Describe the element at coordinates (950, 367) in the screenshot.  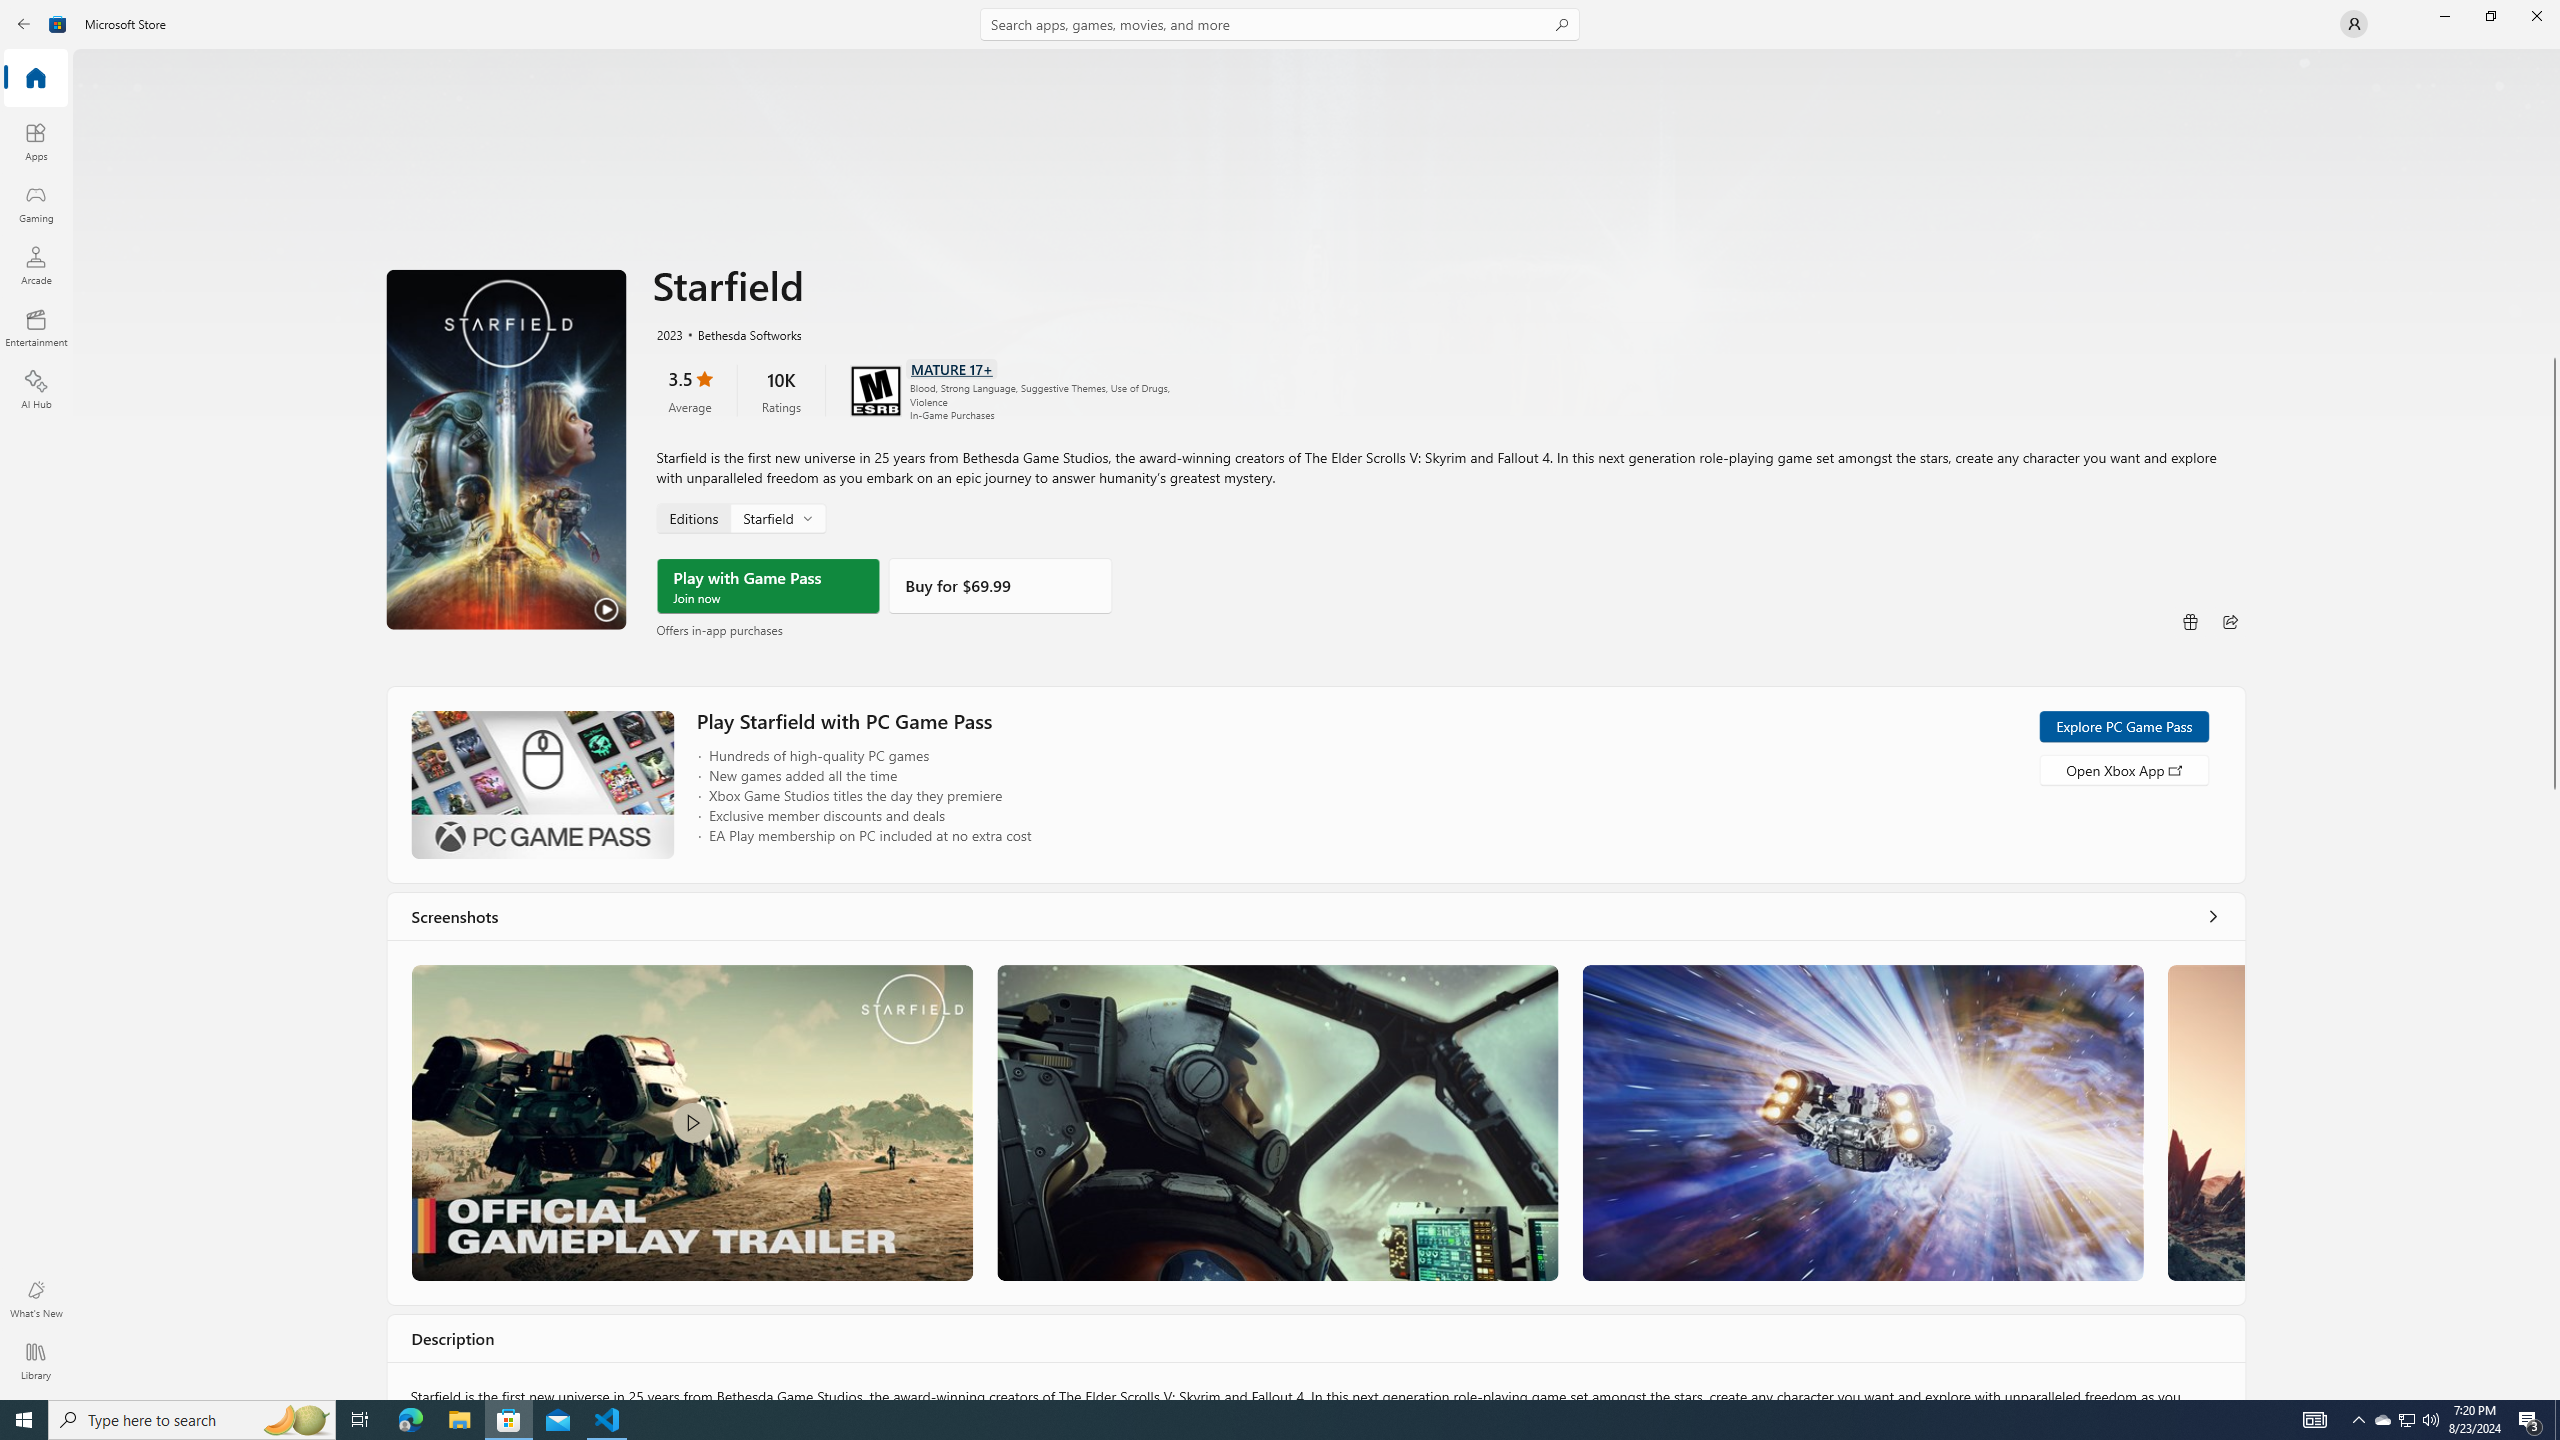
I see `'Age rating: MATURE 17+. Click for more information.'` at that location.